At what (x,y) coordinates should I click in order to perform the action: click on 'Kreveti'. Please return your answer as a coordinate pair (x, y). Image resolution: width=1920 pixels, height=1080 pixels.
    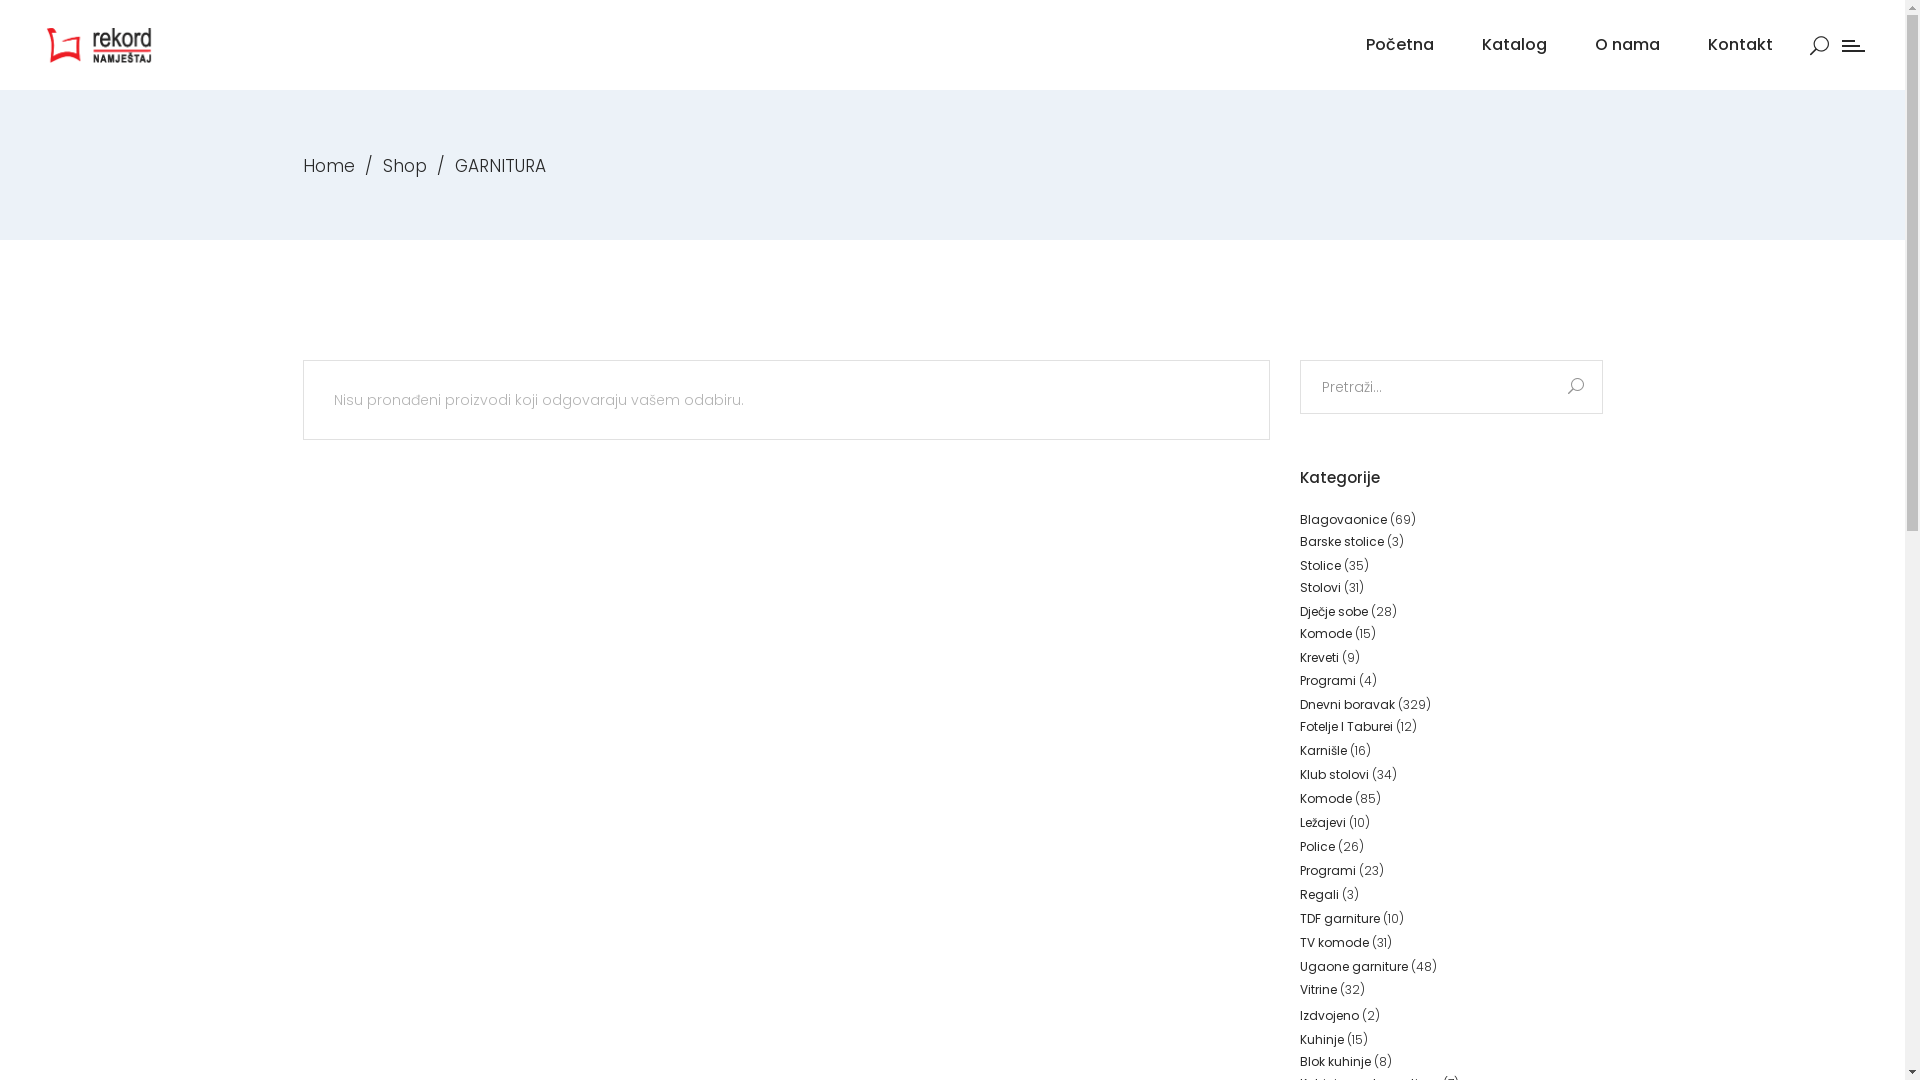
    Looking at the image, I should click on (1319, 657).